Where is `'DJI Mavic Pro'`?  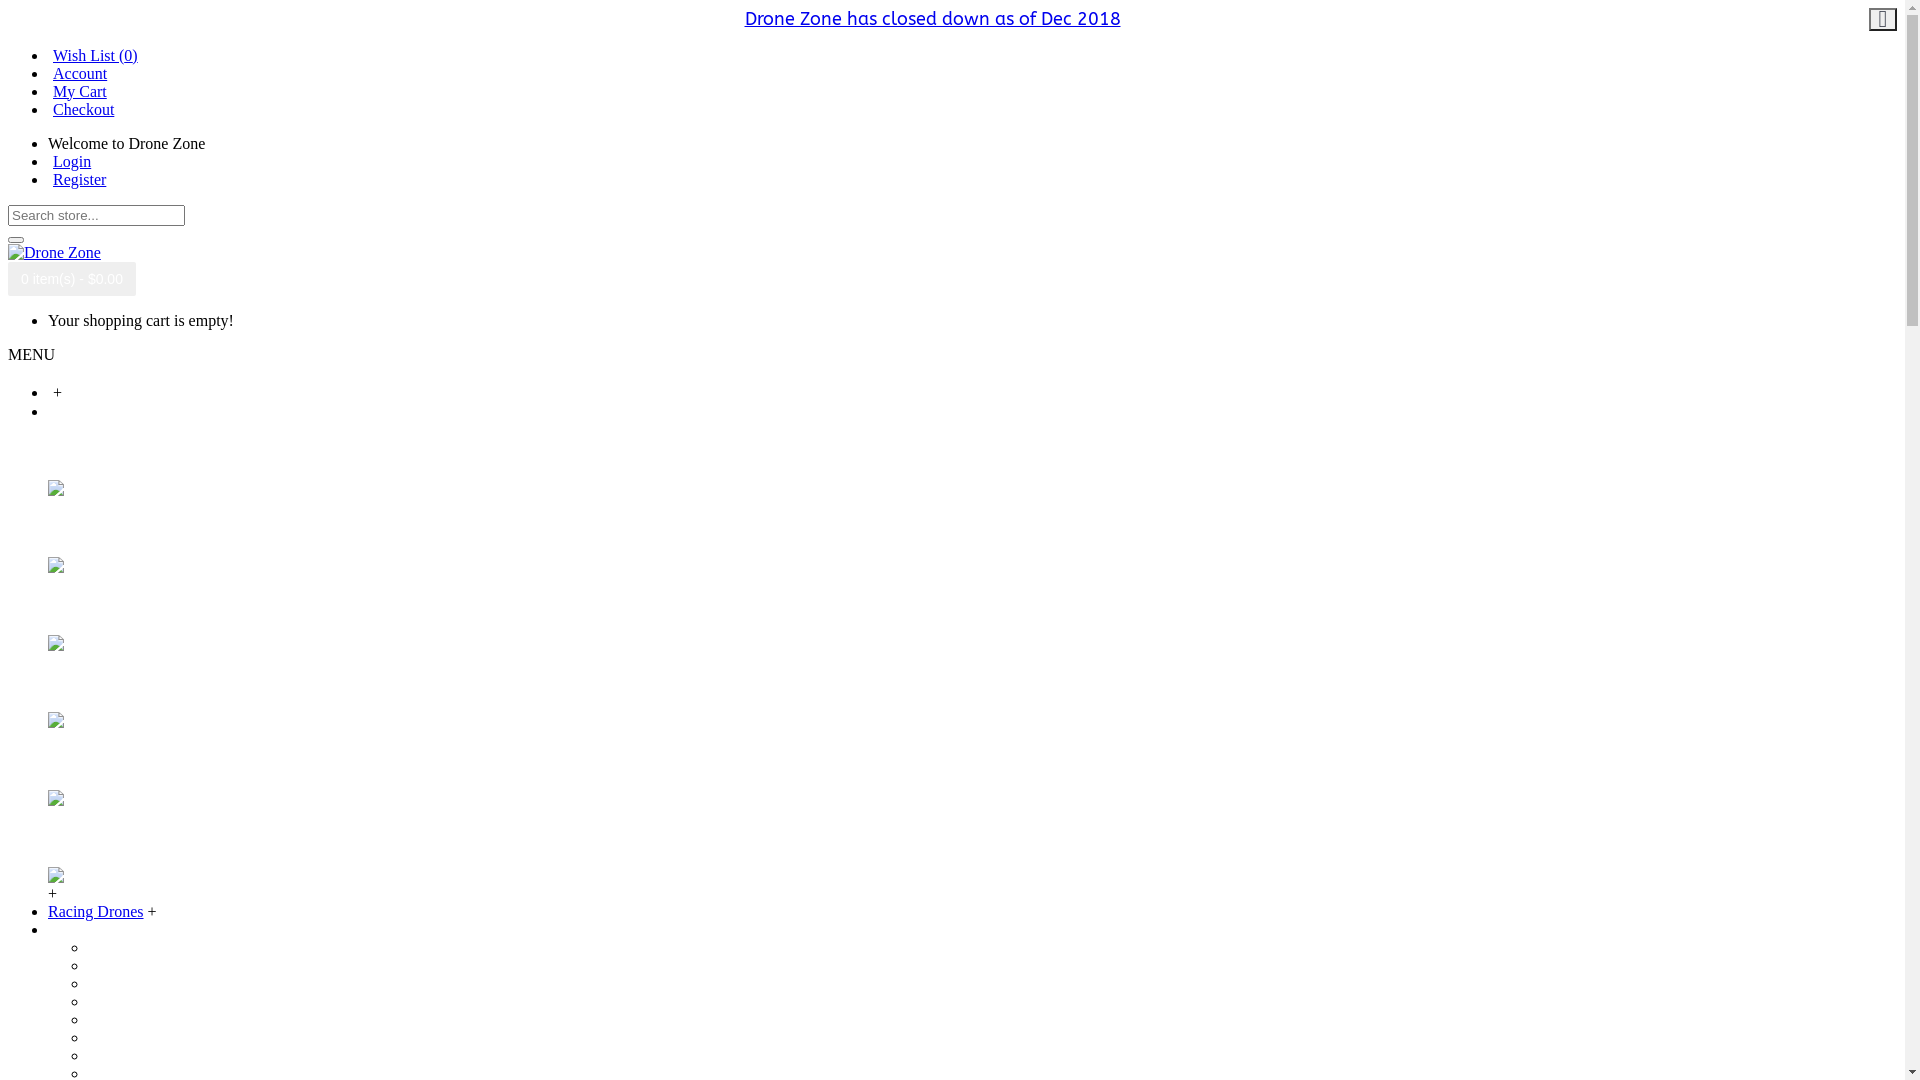
'DJI Mavic Pro' is located at coordinates (133, 964).